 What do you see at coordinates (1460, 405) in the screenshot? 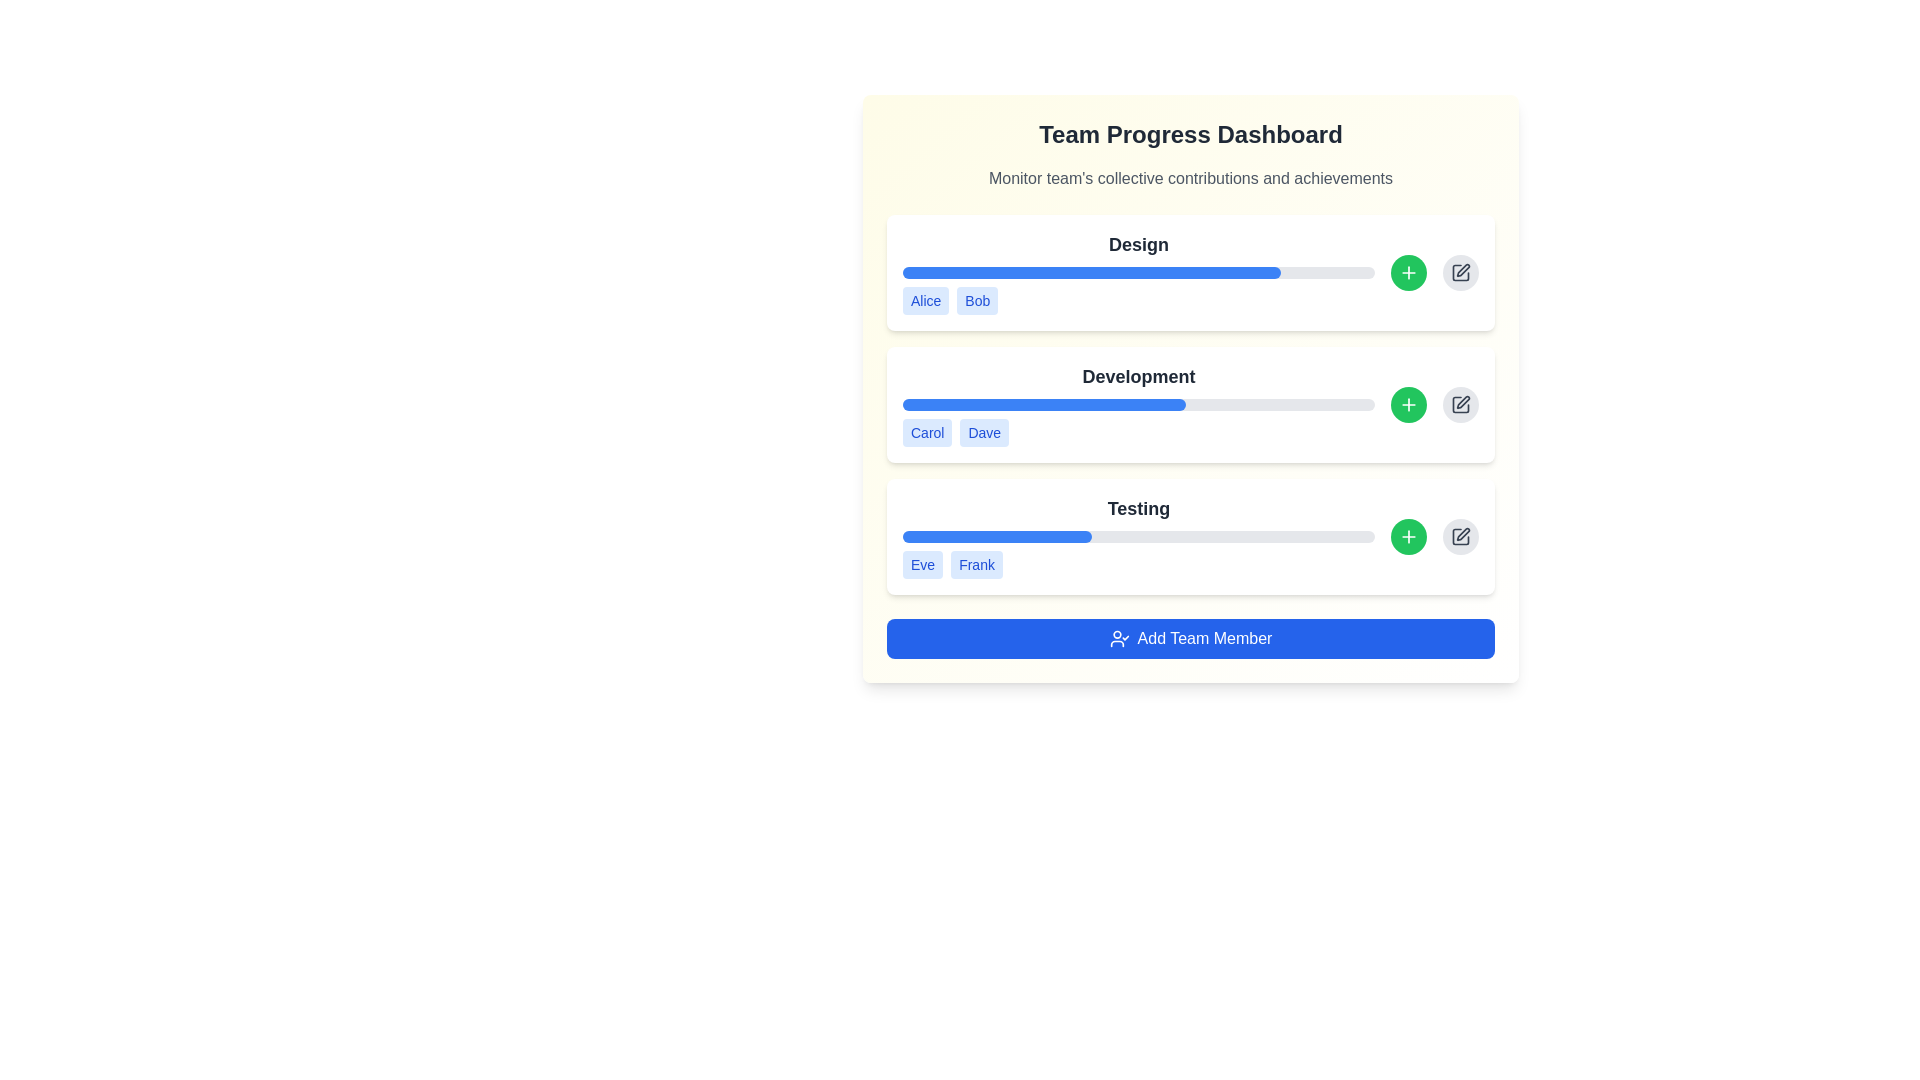
I see `the circular edit button with a pencil symbol located in the 'Development' section to trigger the tooltip` at bounding box center [1460, 405].